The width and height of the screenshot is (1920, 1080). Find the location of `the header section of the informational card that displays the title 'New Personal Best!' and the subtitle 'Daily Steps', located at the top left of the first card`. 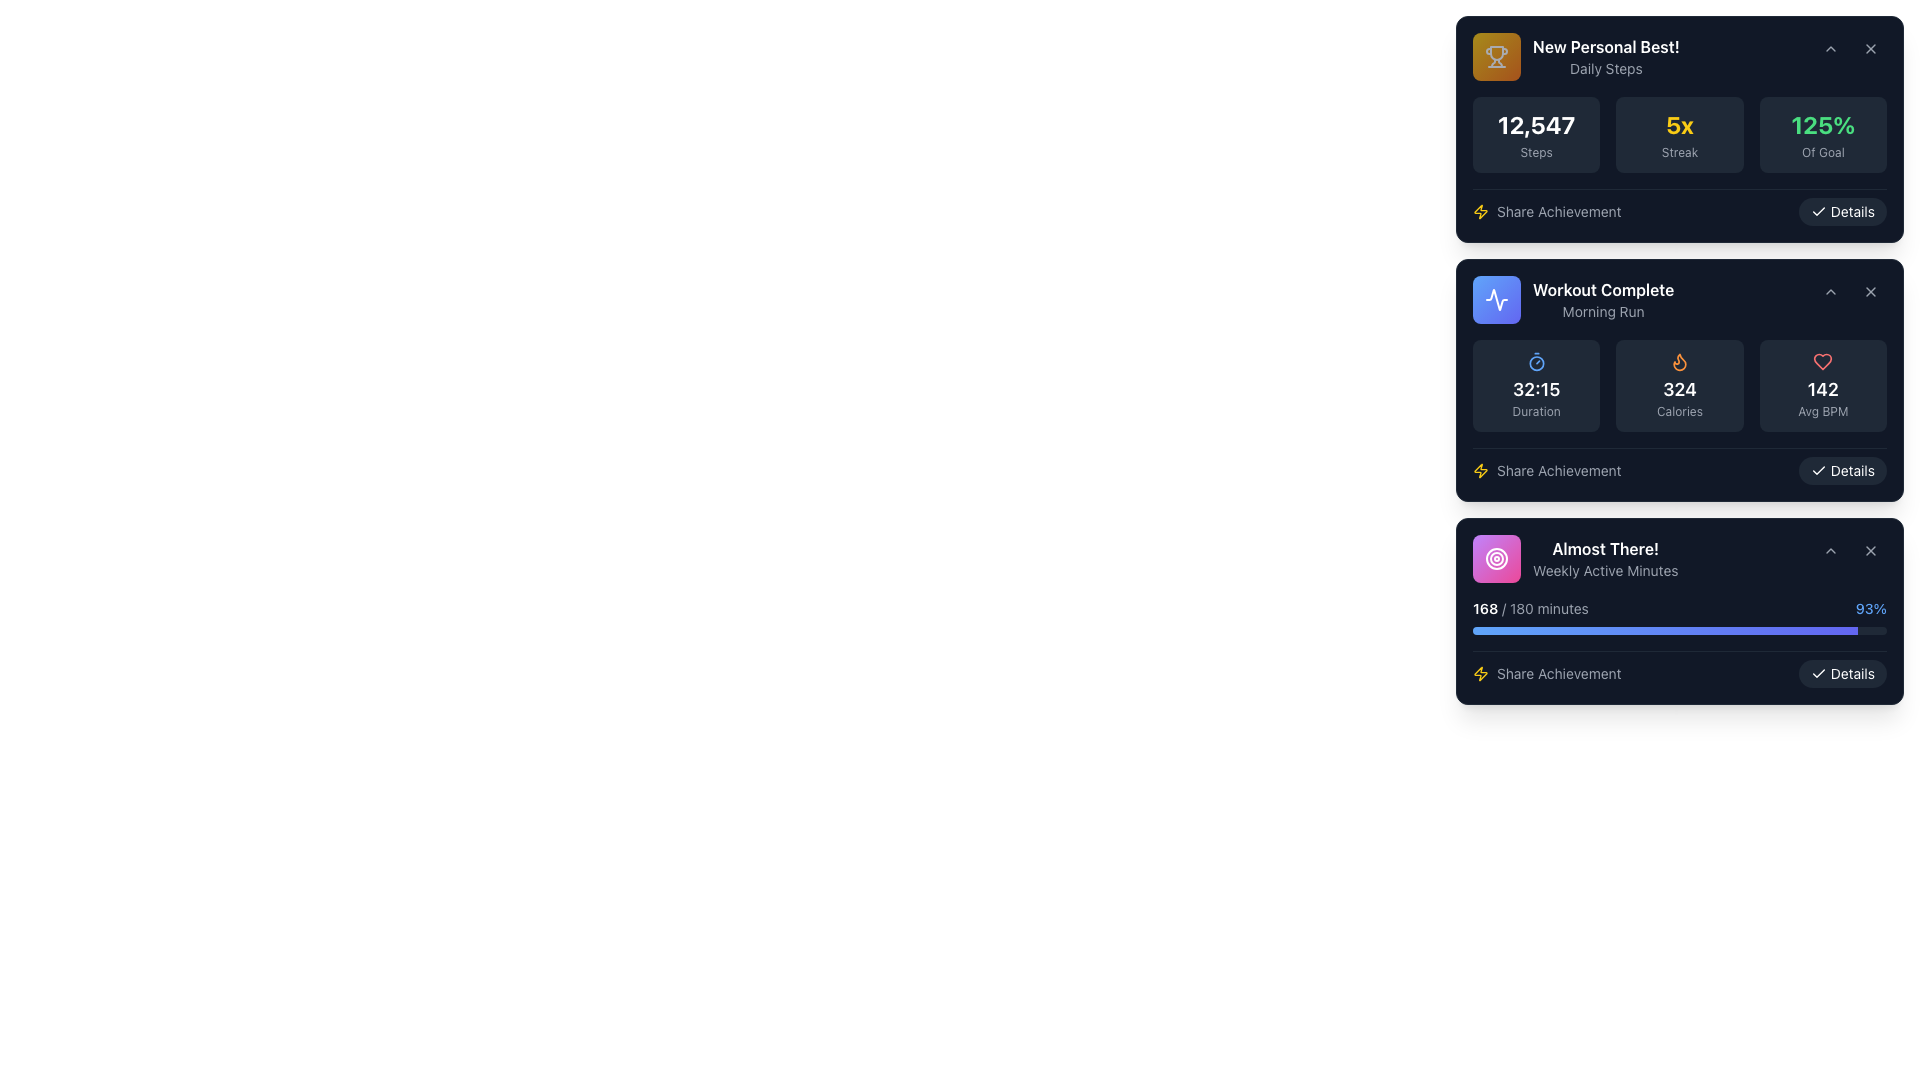

the header section of the informational card that displays the title 'New Personal Best!' and the subtitle 'Daily Steps', located at the top left of the first card is located at coordinates (1575, 56).